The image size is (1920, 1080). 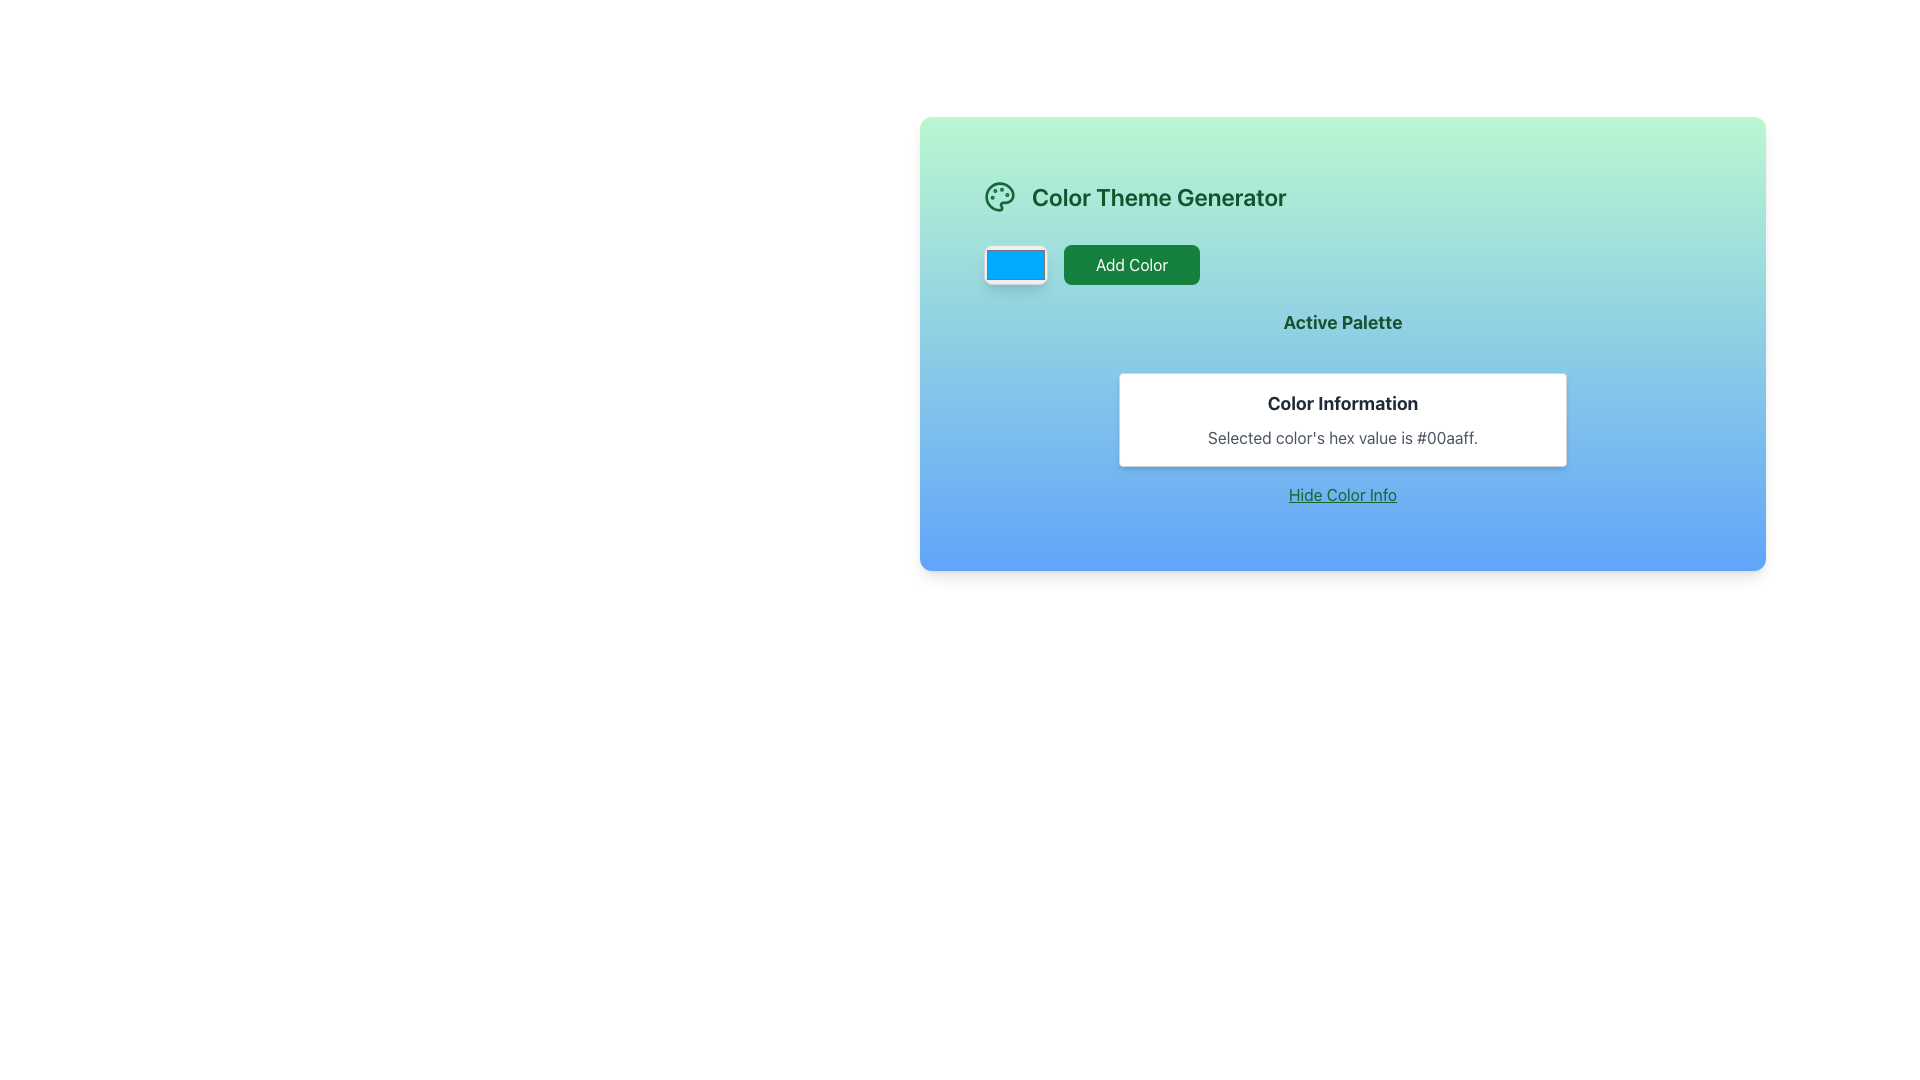 I want to click on displayed hex color value from the text stating "Selected color's hex value is #00aaff." which is shown in muted gray font below the header "Color Information", so click(x=1343, y=437).